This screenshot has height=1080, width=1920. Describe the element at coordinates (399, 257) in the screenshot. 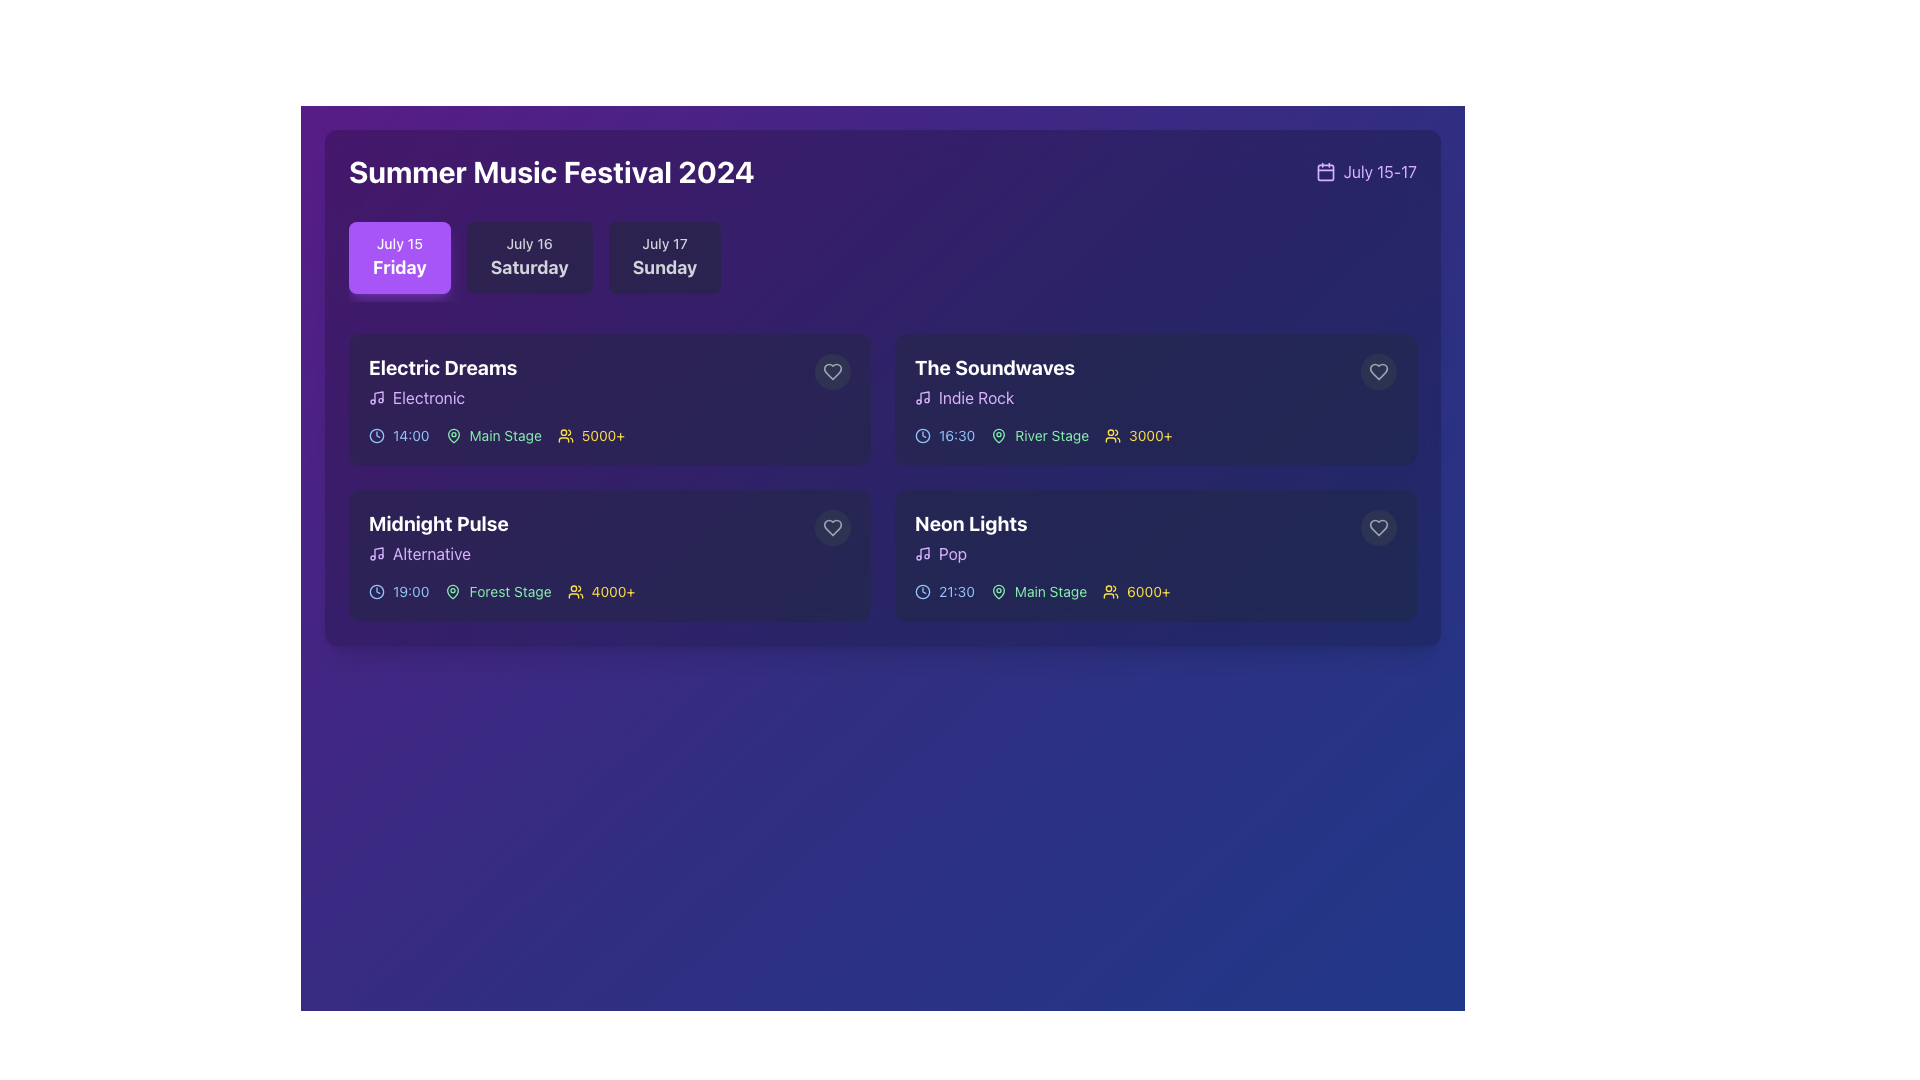

I see `the selectable button for July 15` at that location.